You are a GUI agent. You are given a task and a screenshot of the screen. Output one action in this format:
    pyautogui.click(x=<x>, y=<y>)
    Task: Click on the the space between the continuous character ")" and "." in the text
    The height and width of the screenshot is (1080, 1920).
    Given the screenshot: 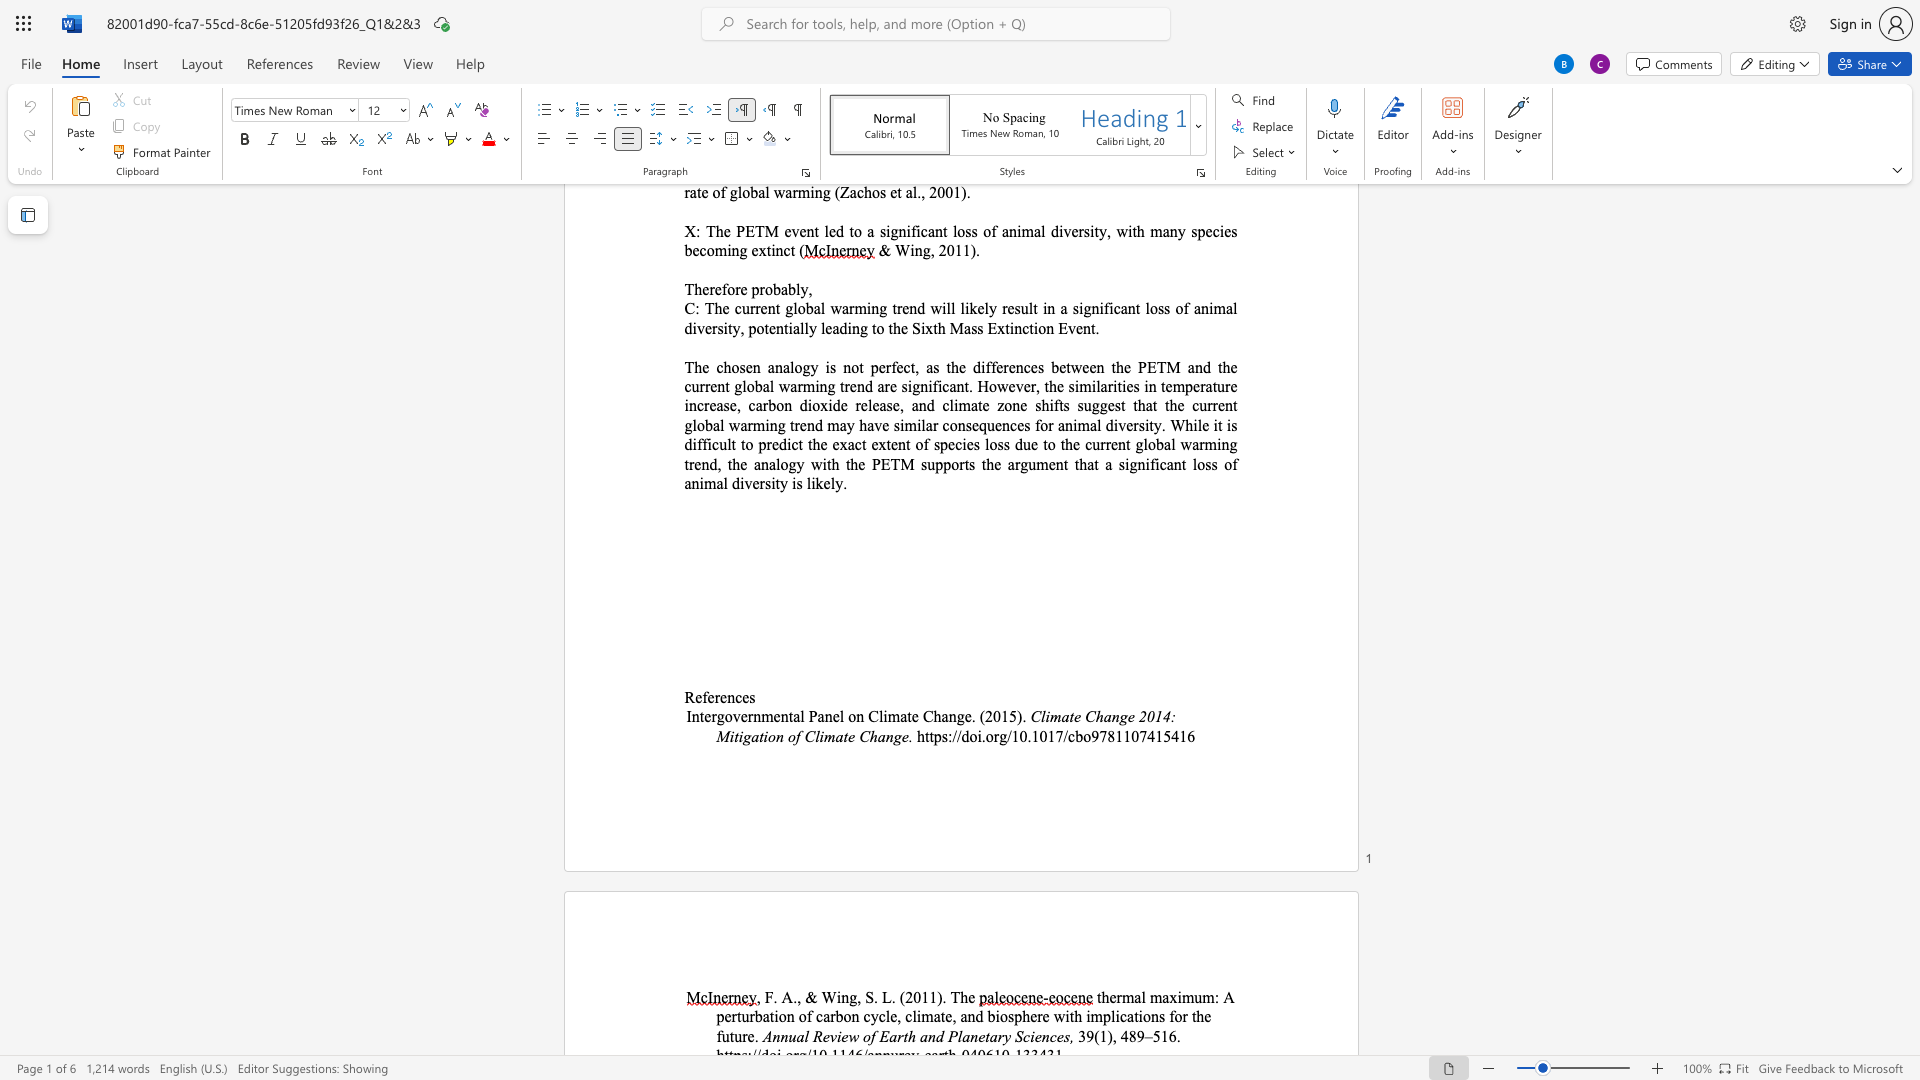 What is the action you would take?
    pyautogui.click(x=1022, y=715)
    